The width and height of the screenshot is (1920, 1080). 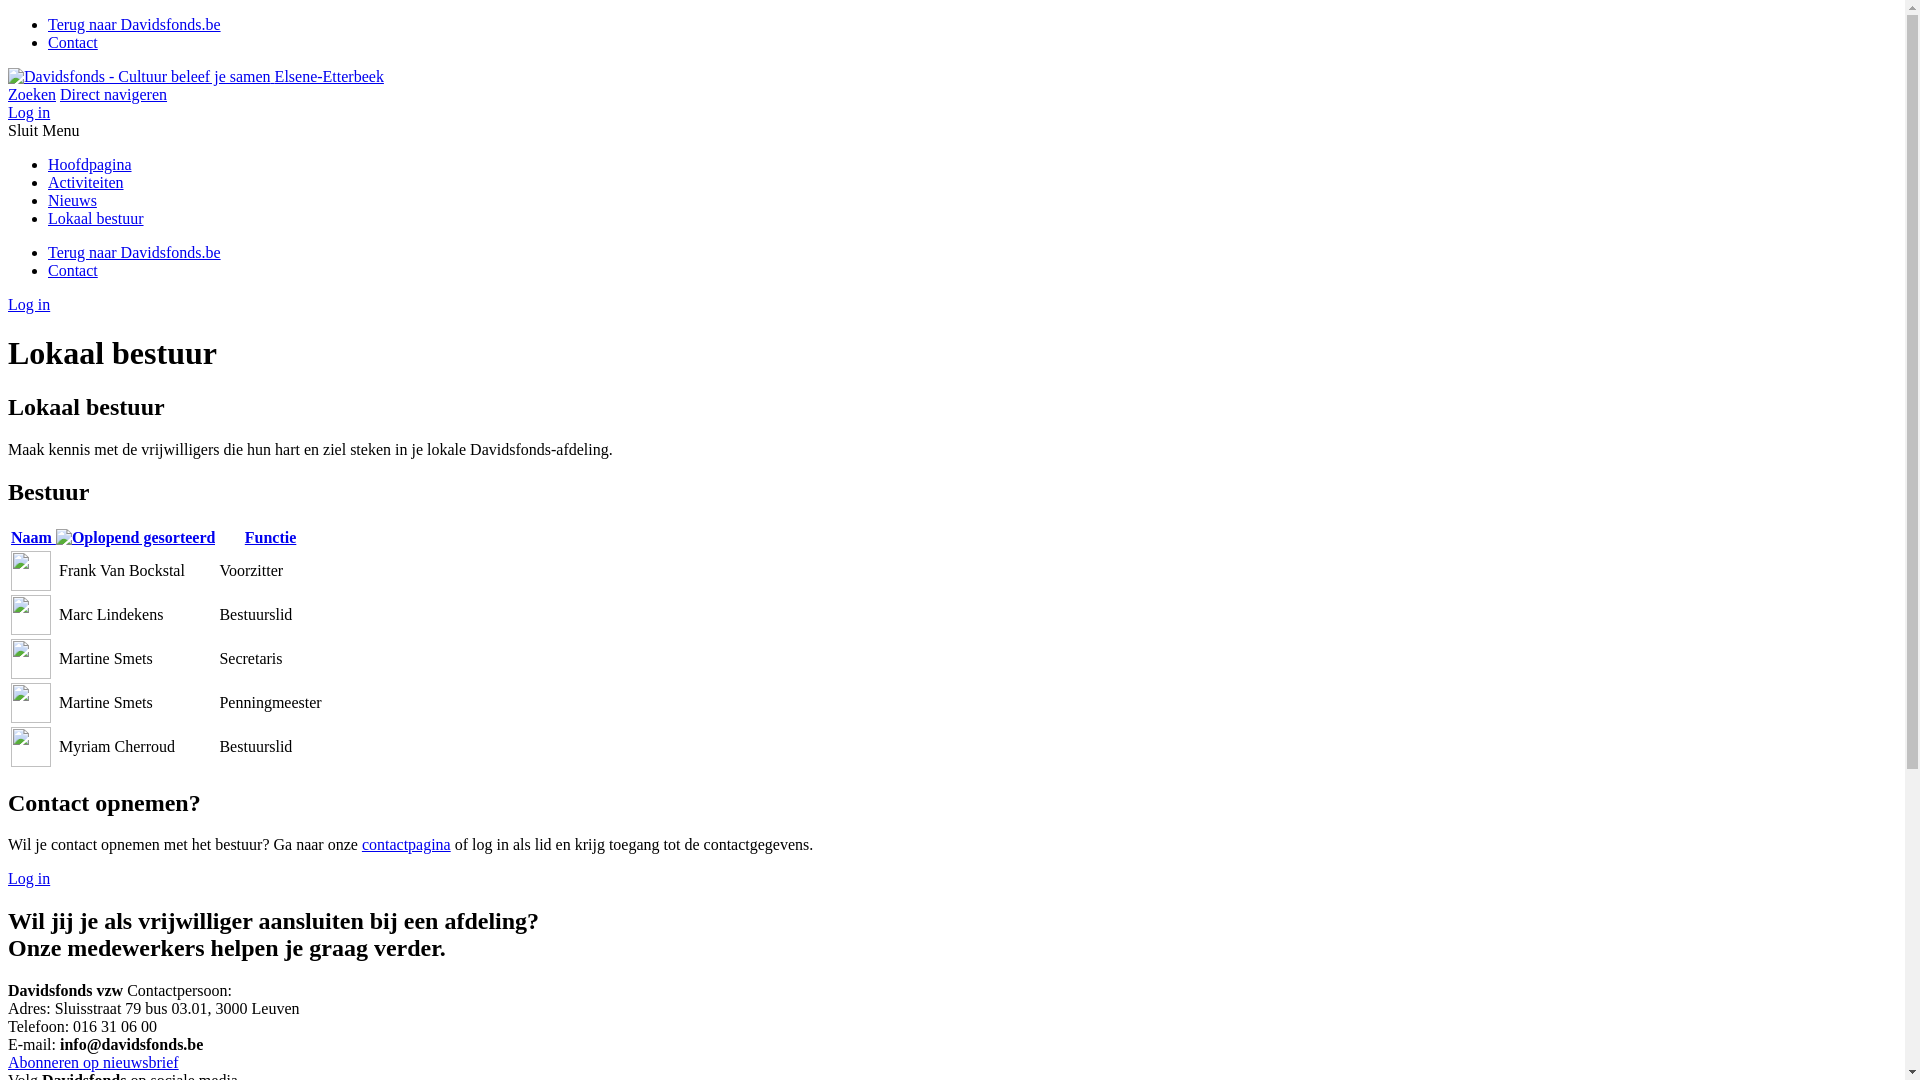 I want to click on 'Oplopend gesorteerd', so click(x=134, y=536).